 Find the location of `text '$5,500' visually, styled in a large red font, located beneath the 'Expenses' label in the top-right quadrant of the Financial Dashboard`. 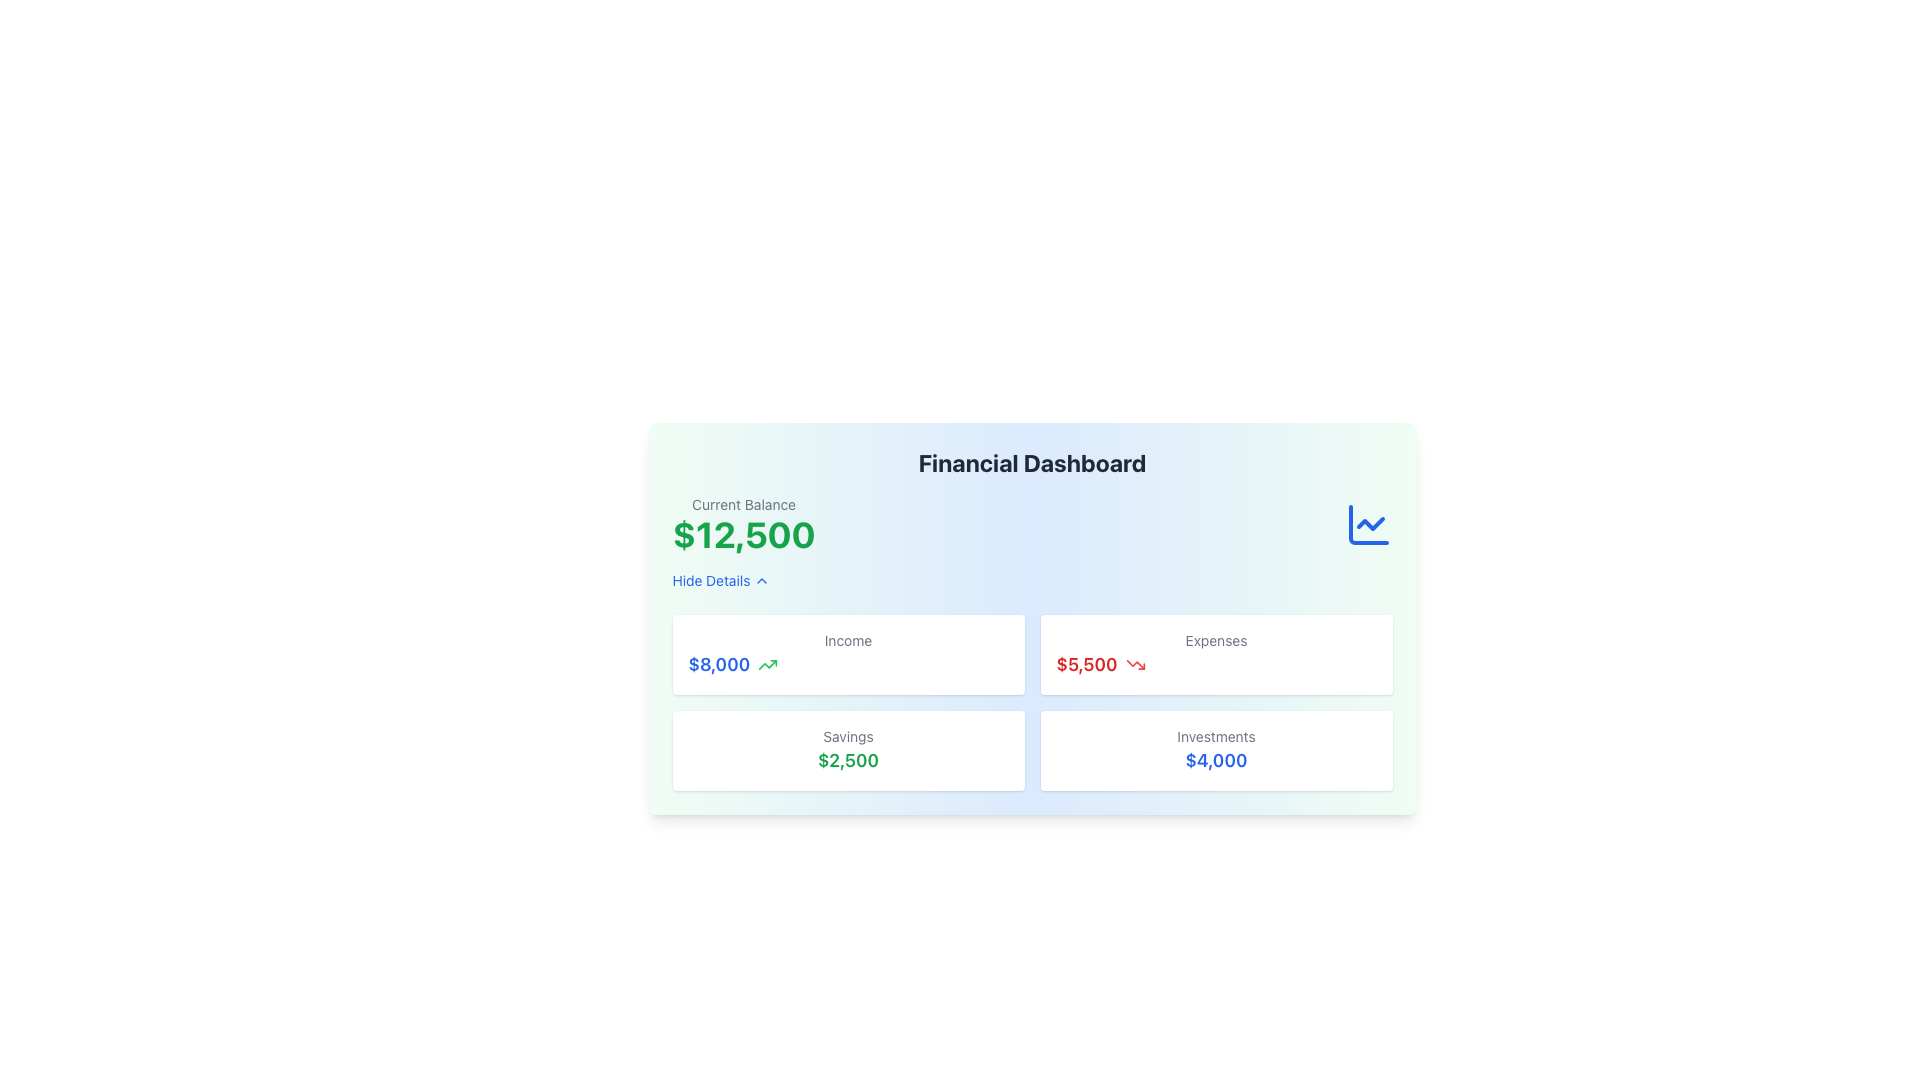

text '$5,500' visually, styled in a large red font, located beneath the 'Expenses' label in the top-right quadrant of the Financial Dashboard is located at coordinates (1215, 664).